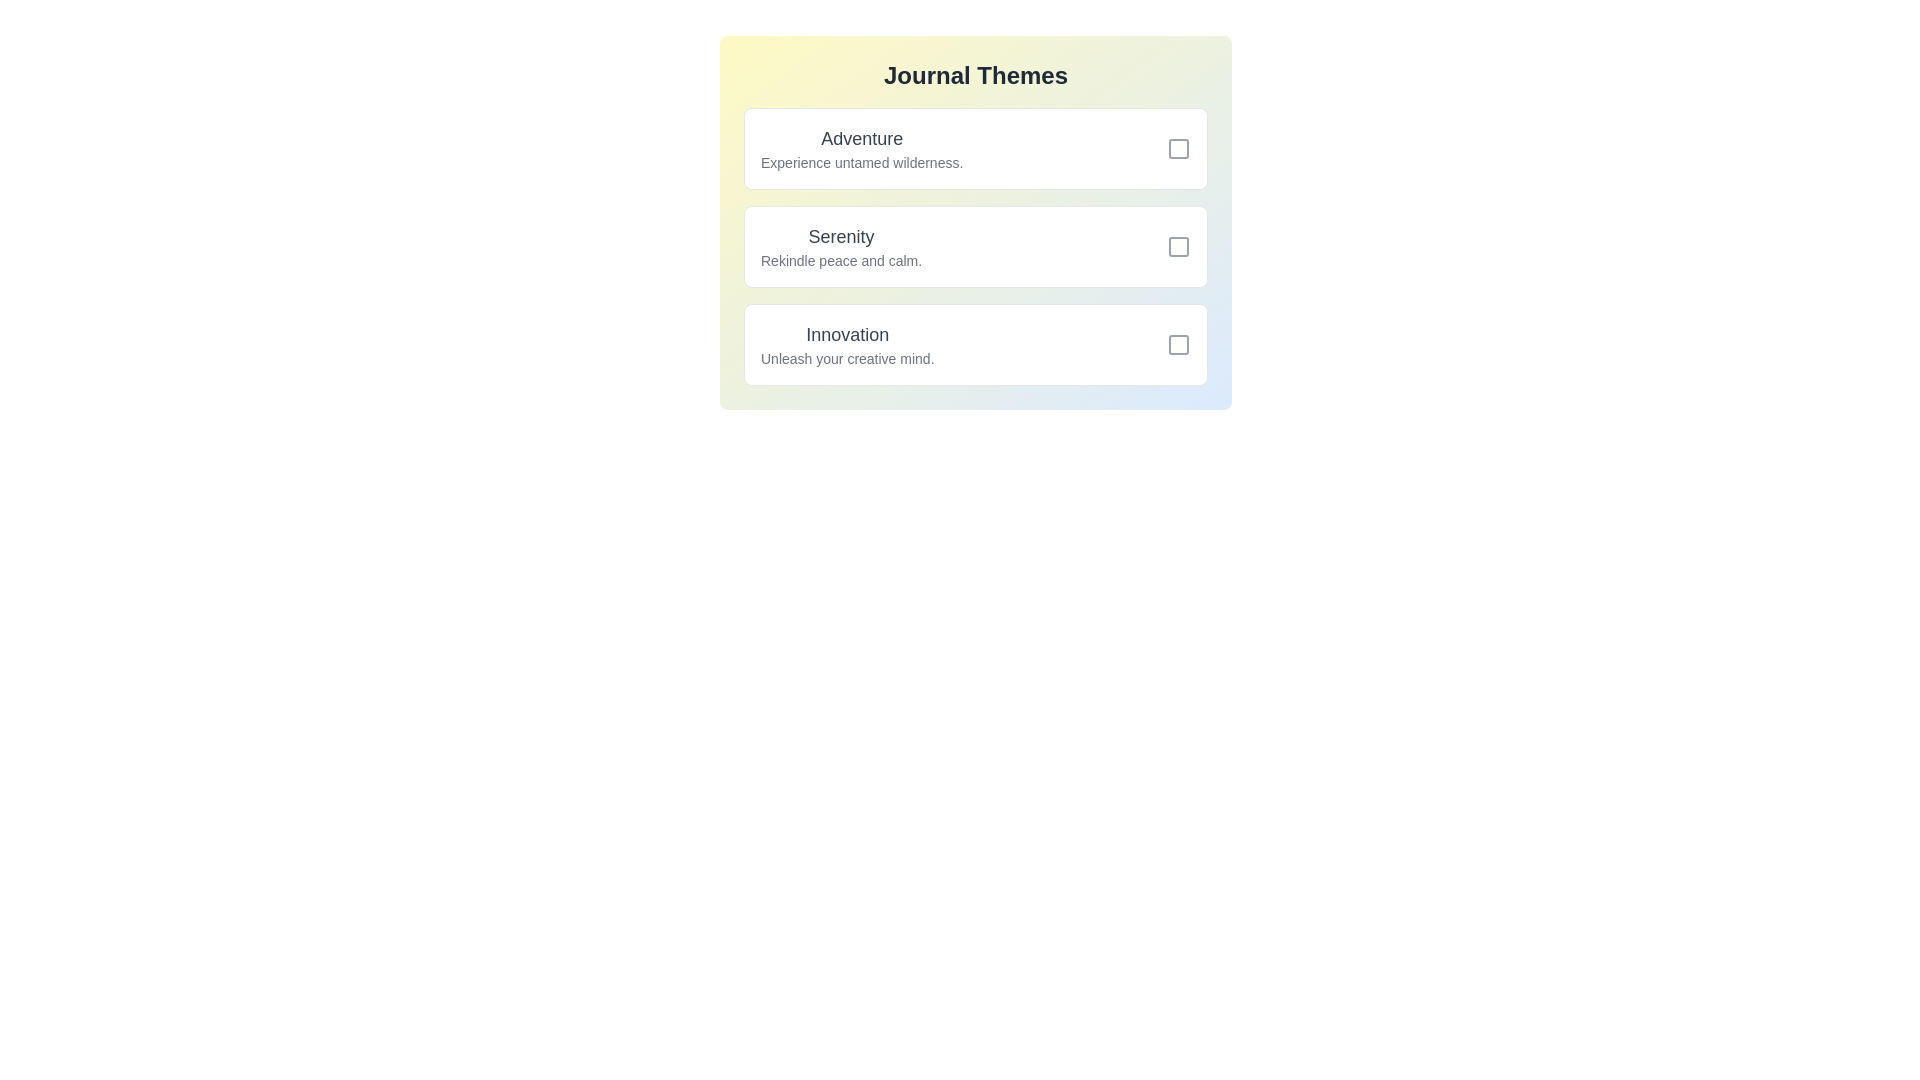 The width and height of the screenshot is (1920, 1080). What do you see at coordinates (1179, 245) in the screenshot?
I see `the checkbox next to the item 'Serenity' in the 'Journal Themes' list to trigger a tooltip or highlight effect` at bounding box center [1179, 245].